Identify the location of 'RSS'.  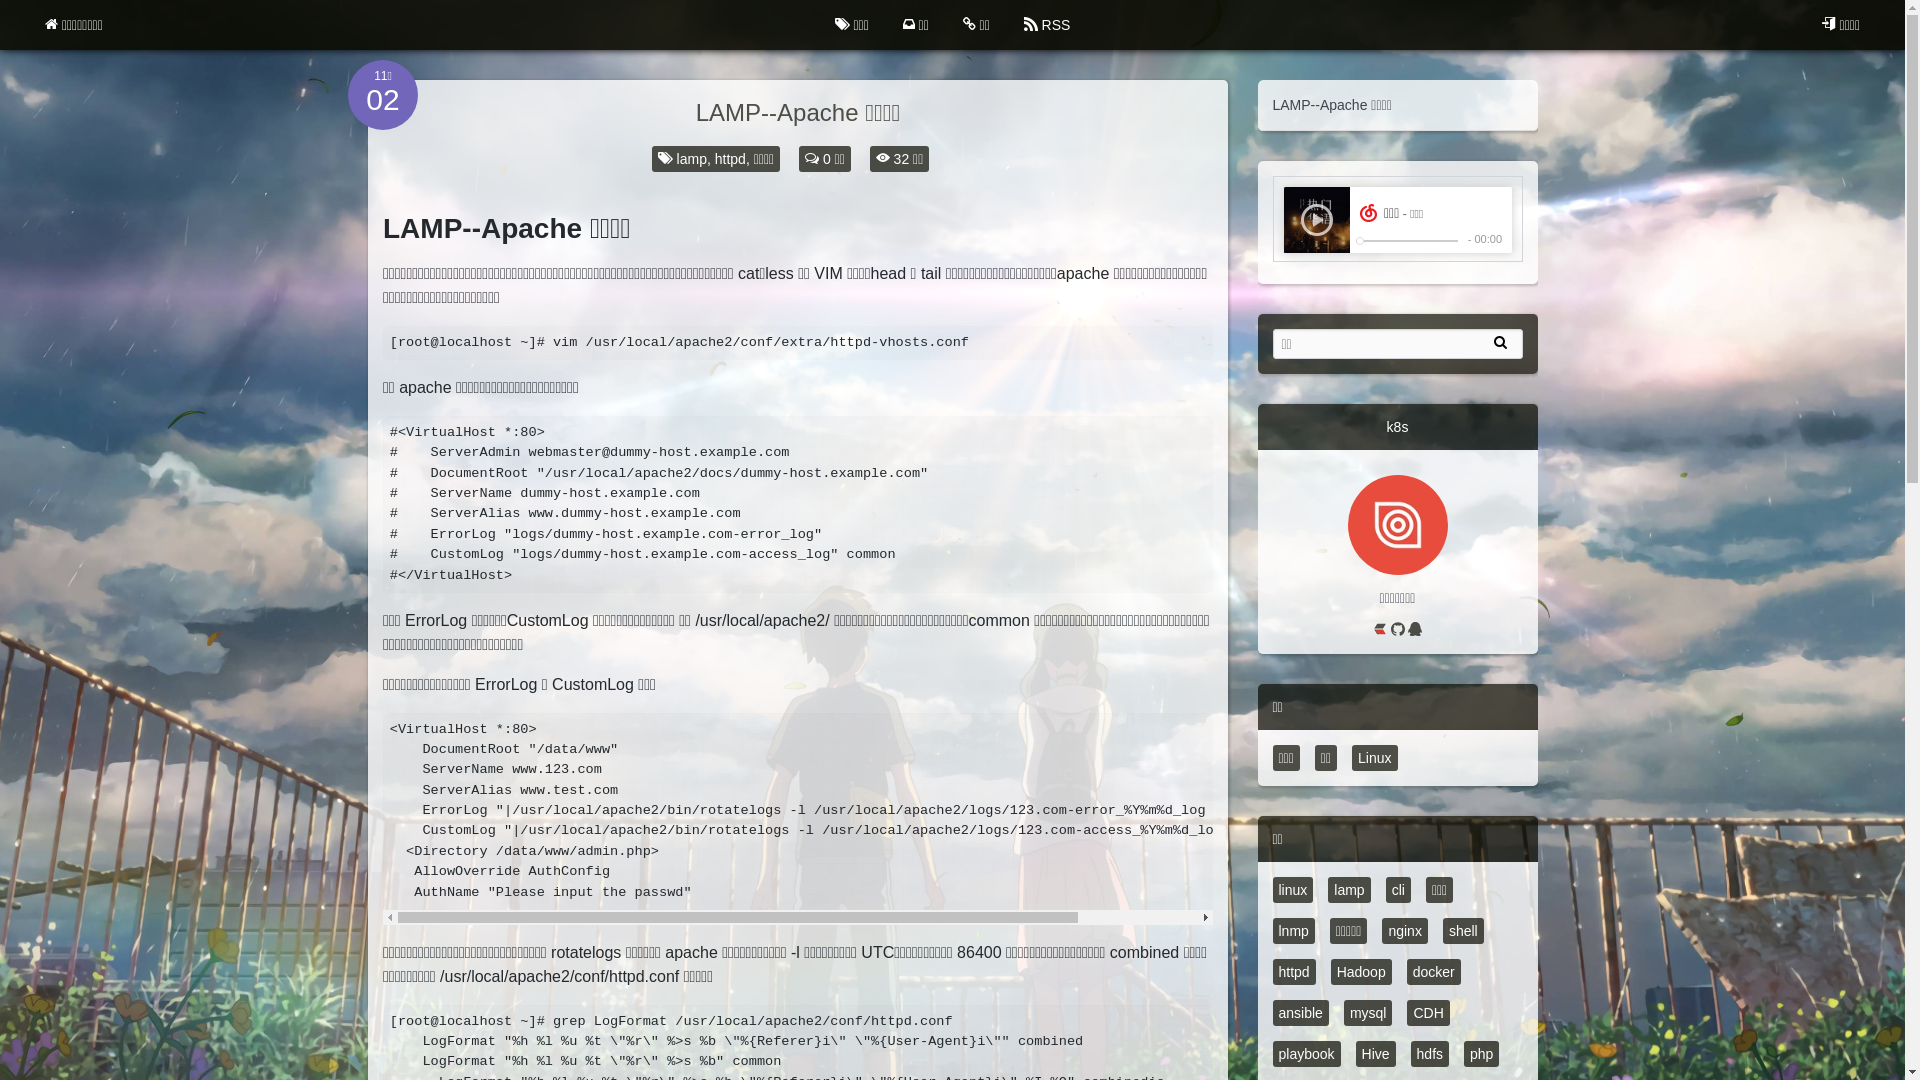
(1008, 24).